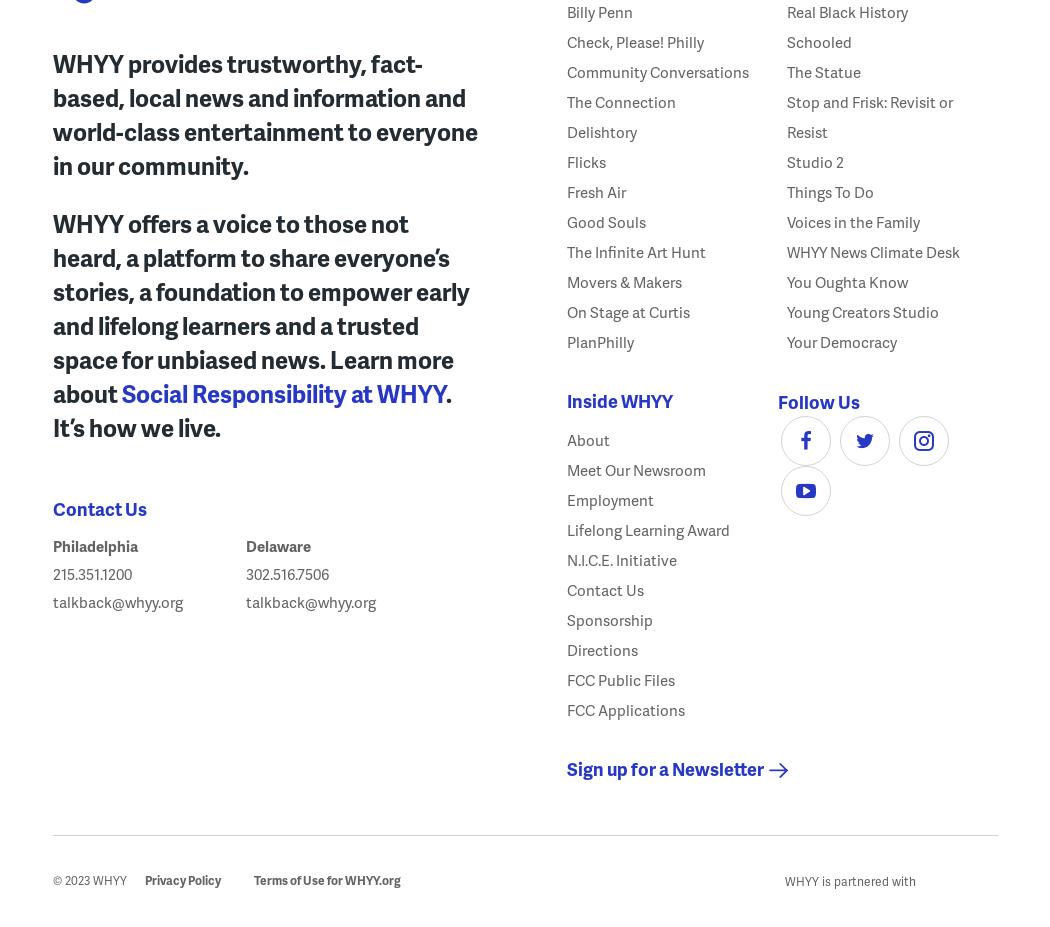 The height and width of the screenshot is (927, 1050). I want to click on 'FCC Applications', so click(626, 707).